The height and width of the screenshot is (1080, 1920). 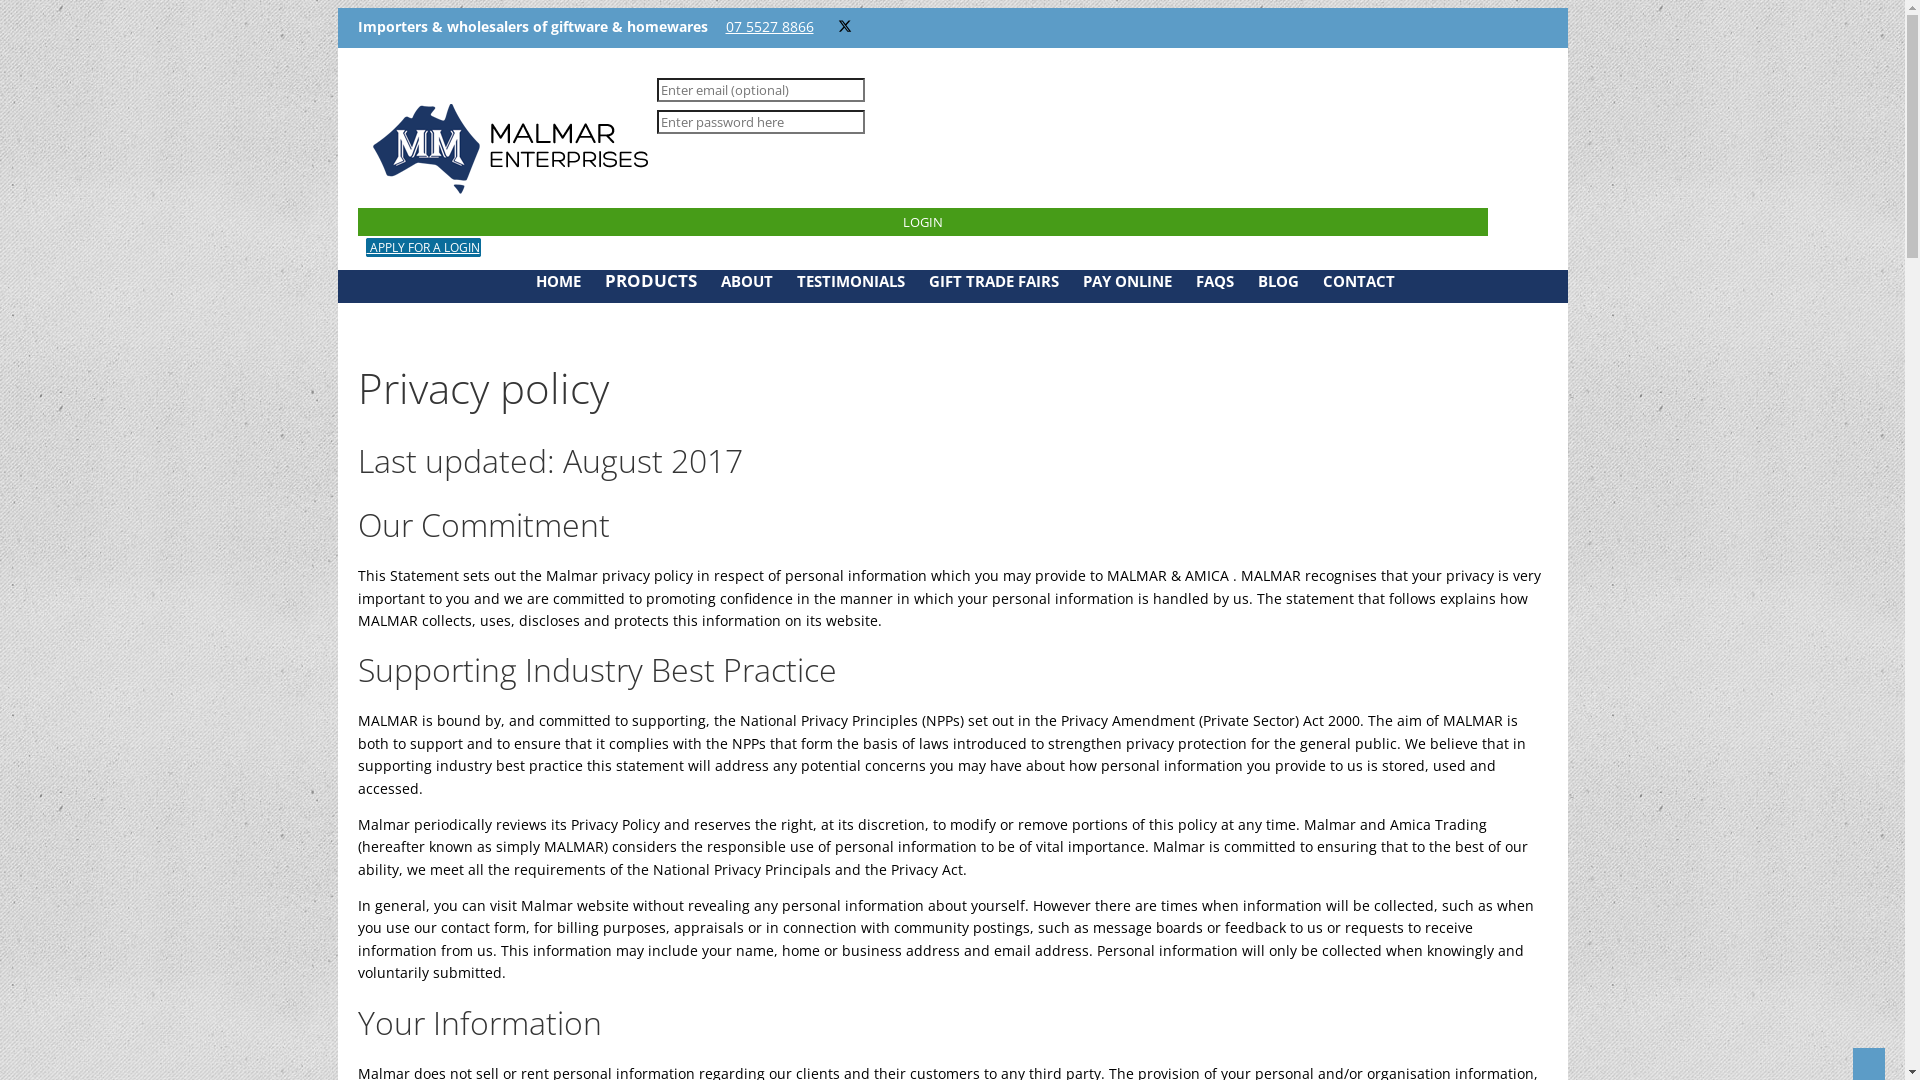 I want to click on 'Twitter', so click(x=844, y=26).